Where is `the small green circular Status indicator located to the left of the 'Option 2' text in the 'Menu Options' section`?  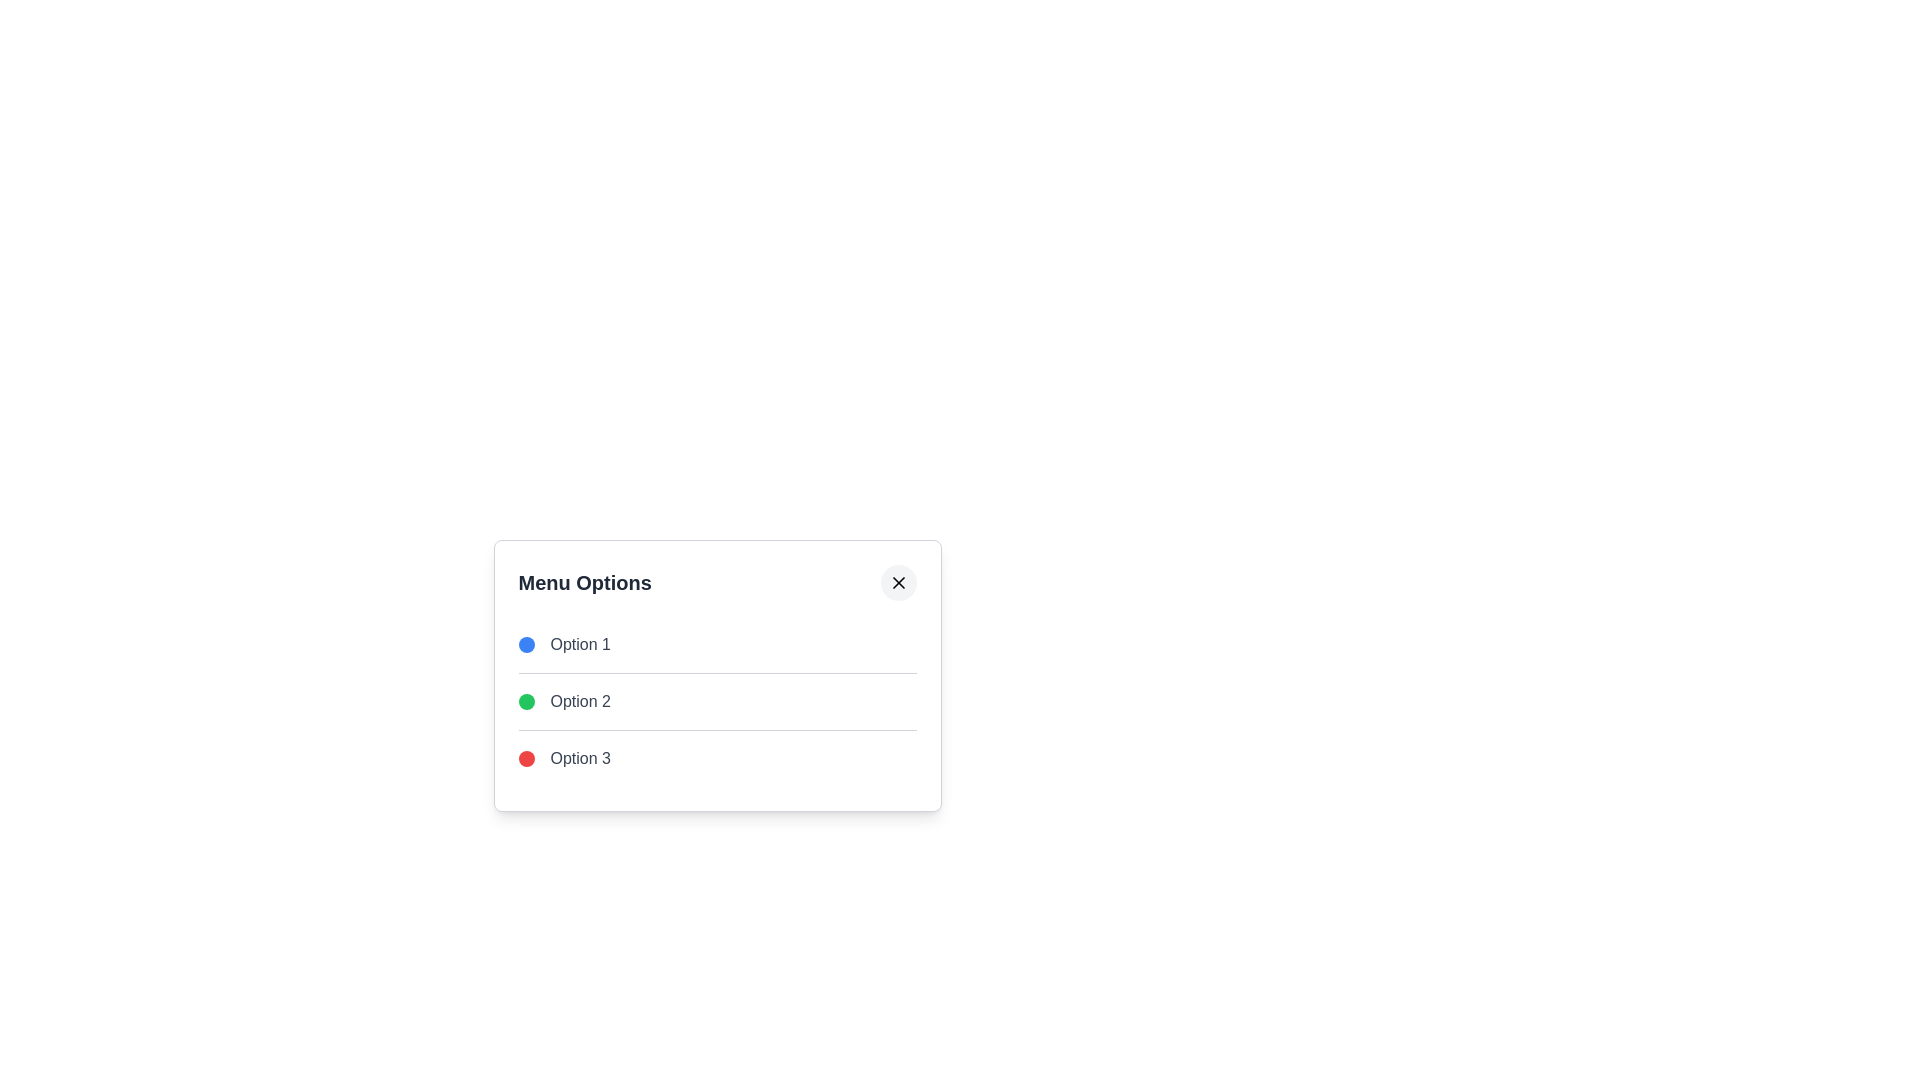
the small green circular Status indicator located to the left of the 'Option 2' text in the 'Menu Options' section is located at coordinates (526, 701).